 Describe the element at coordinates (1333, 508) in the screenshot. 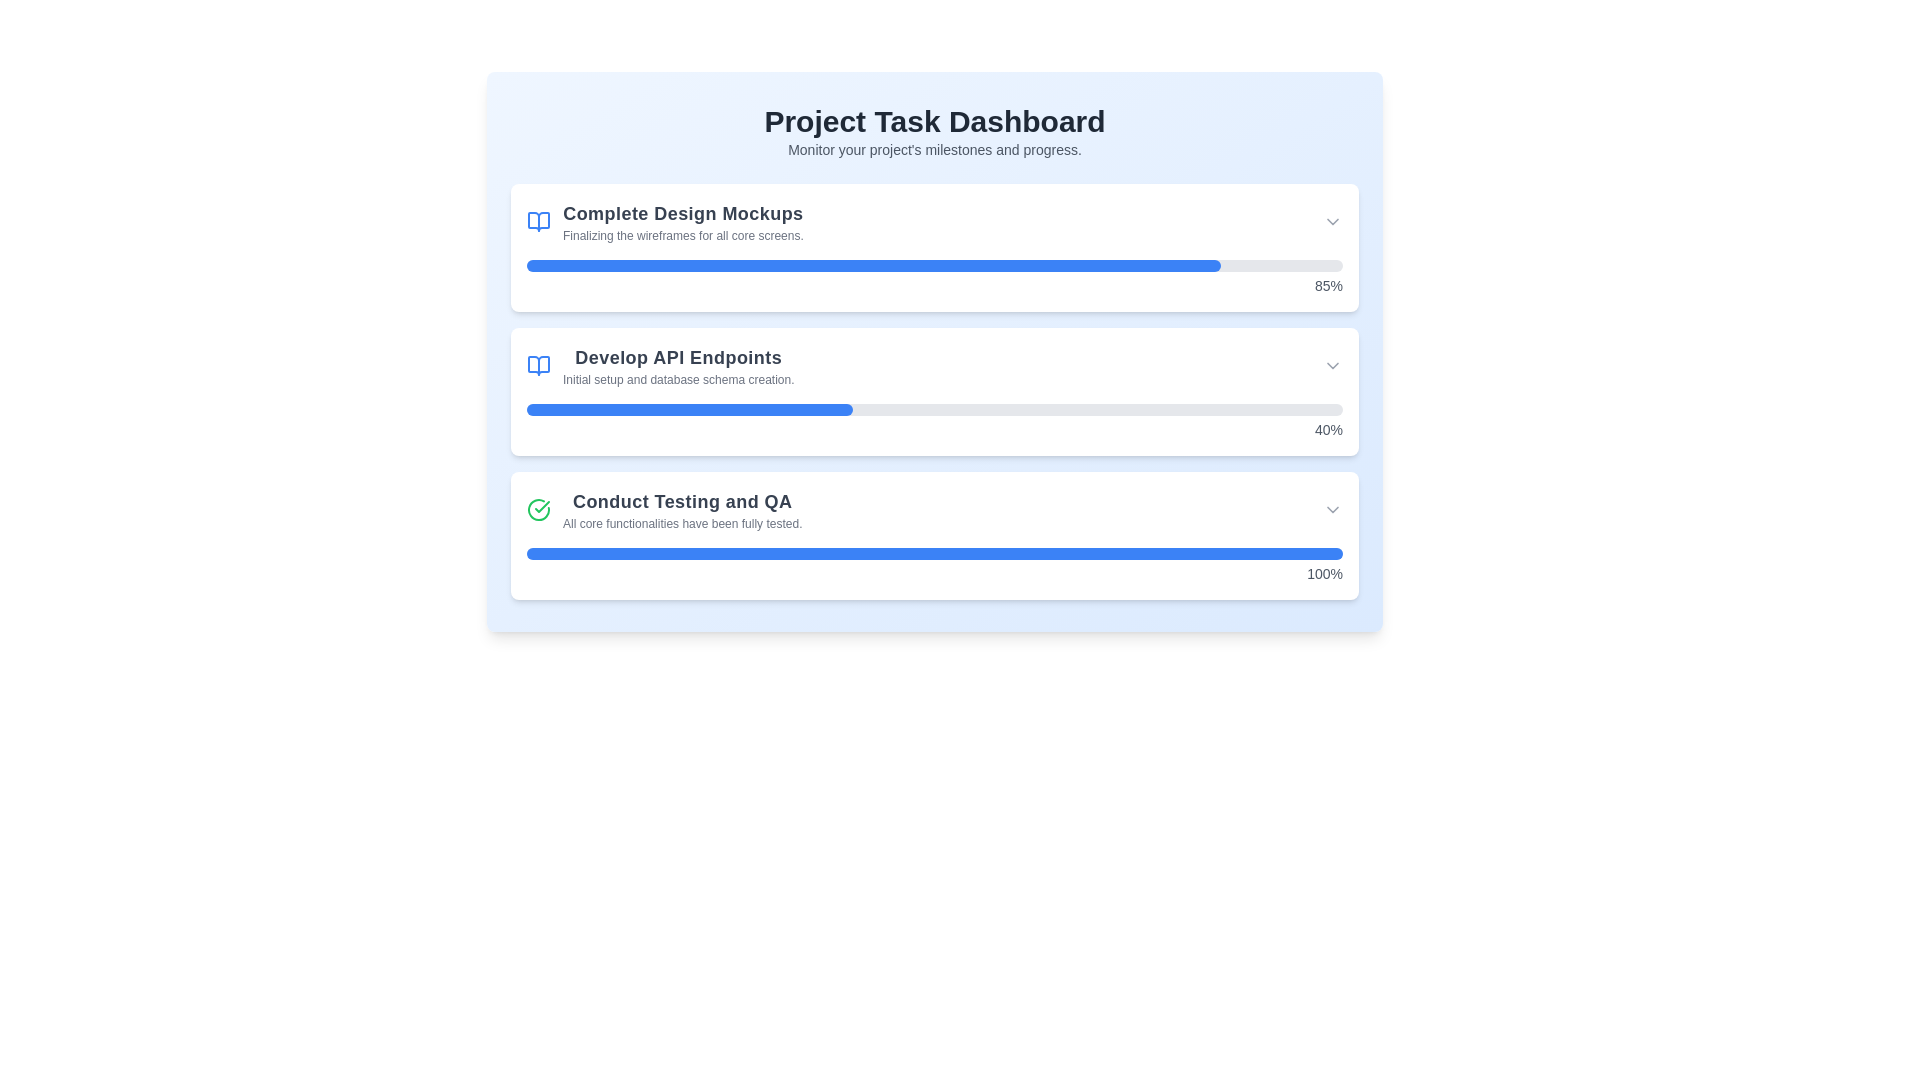

I see `the downward-pointing chevron icon located at the far right of the card for 'Conduct Testing and QA'` at that location.